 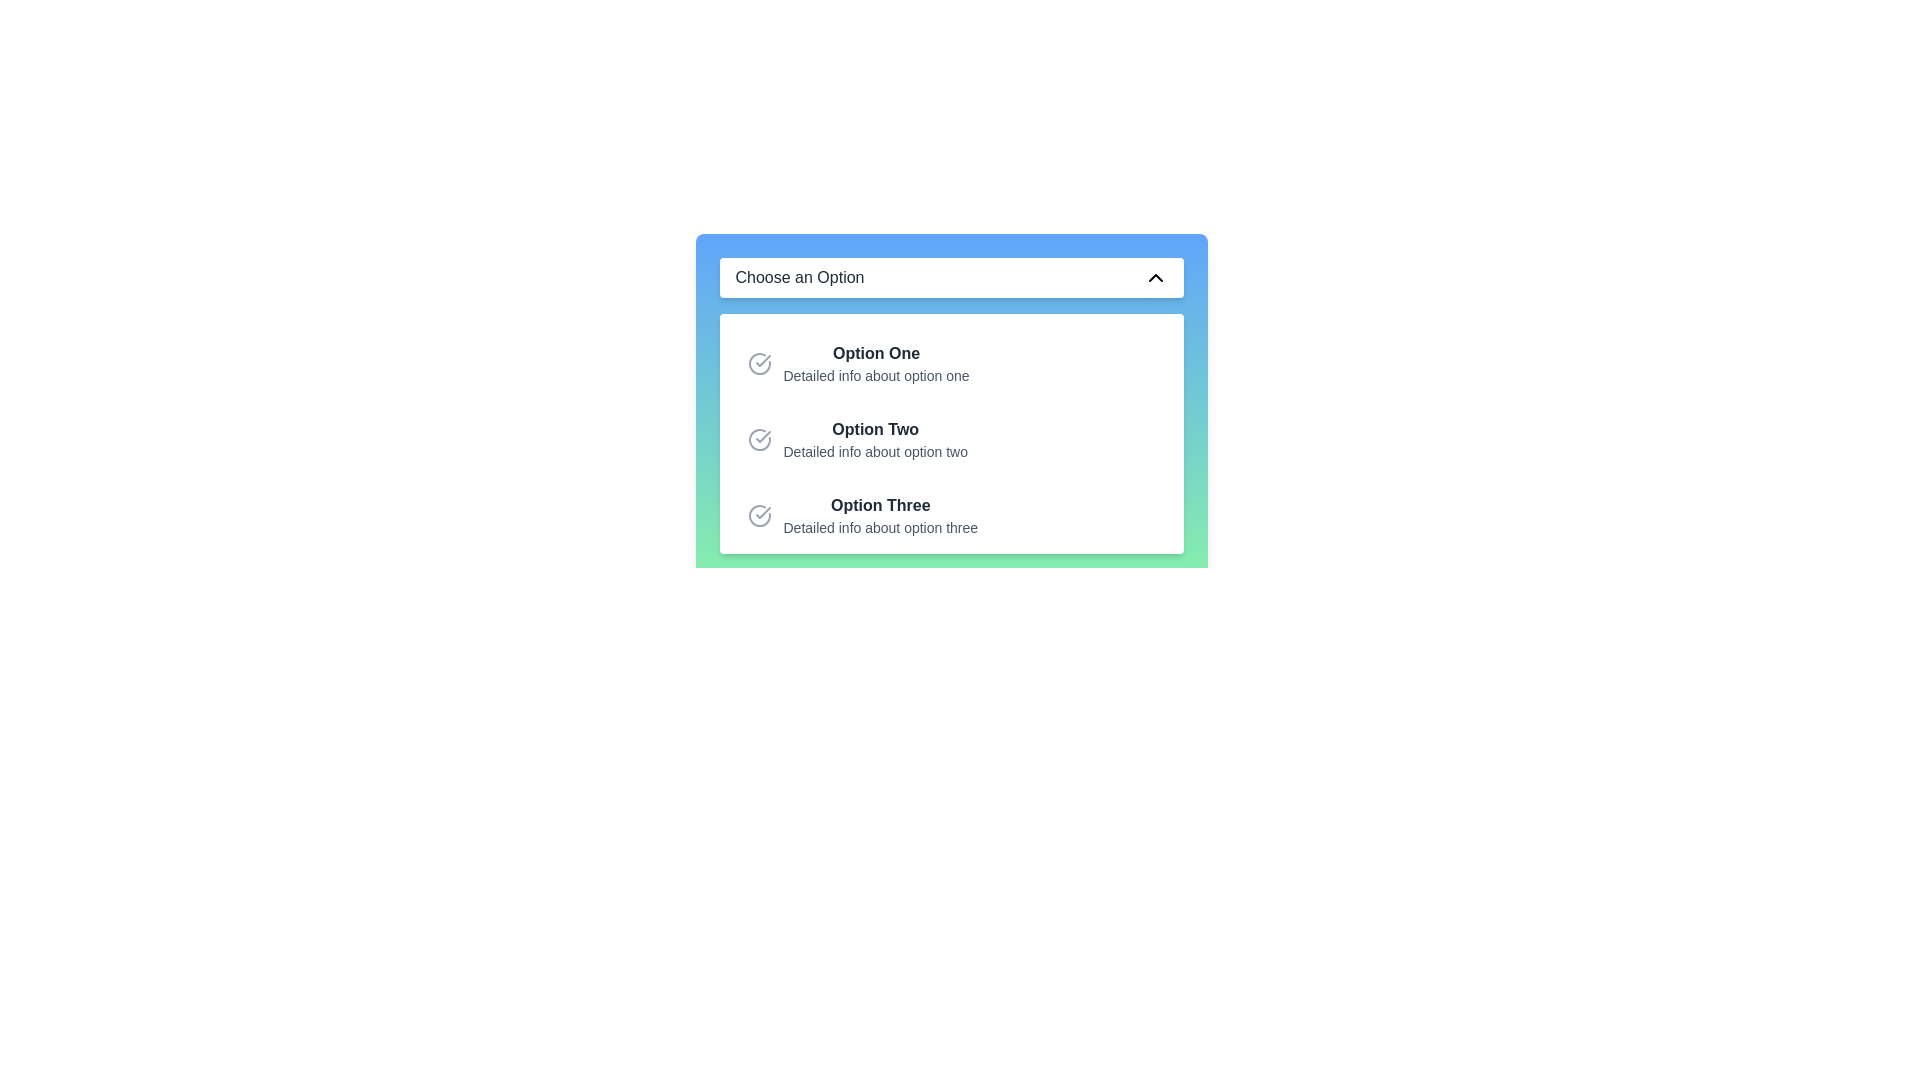 I want to click on the primary label of the third item in the dropdown options, so click(x=880, y=504).